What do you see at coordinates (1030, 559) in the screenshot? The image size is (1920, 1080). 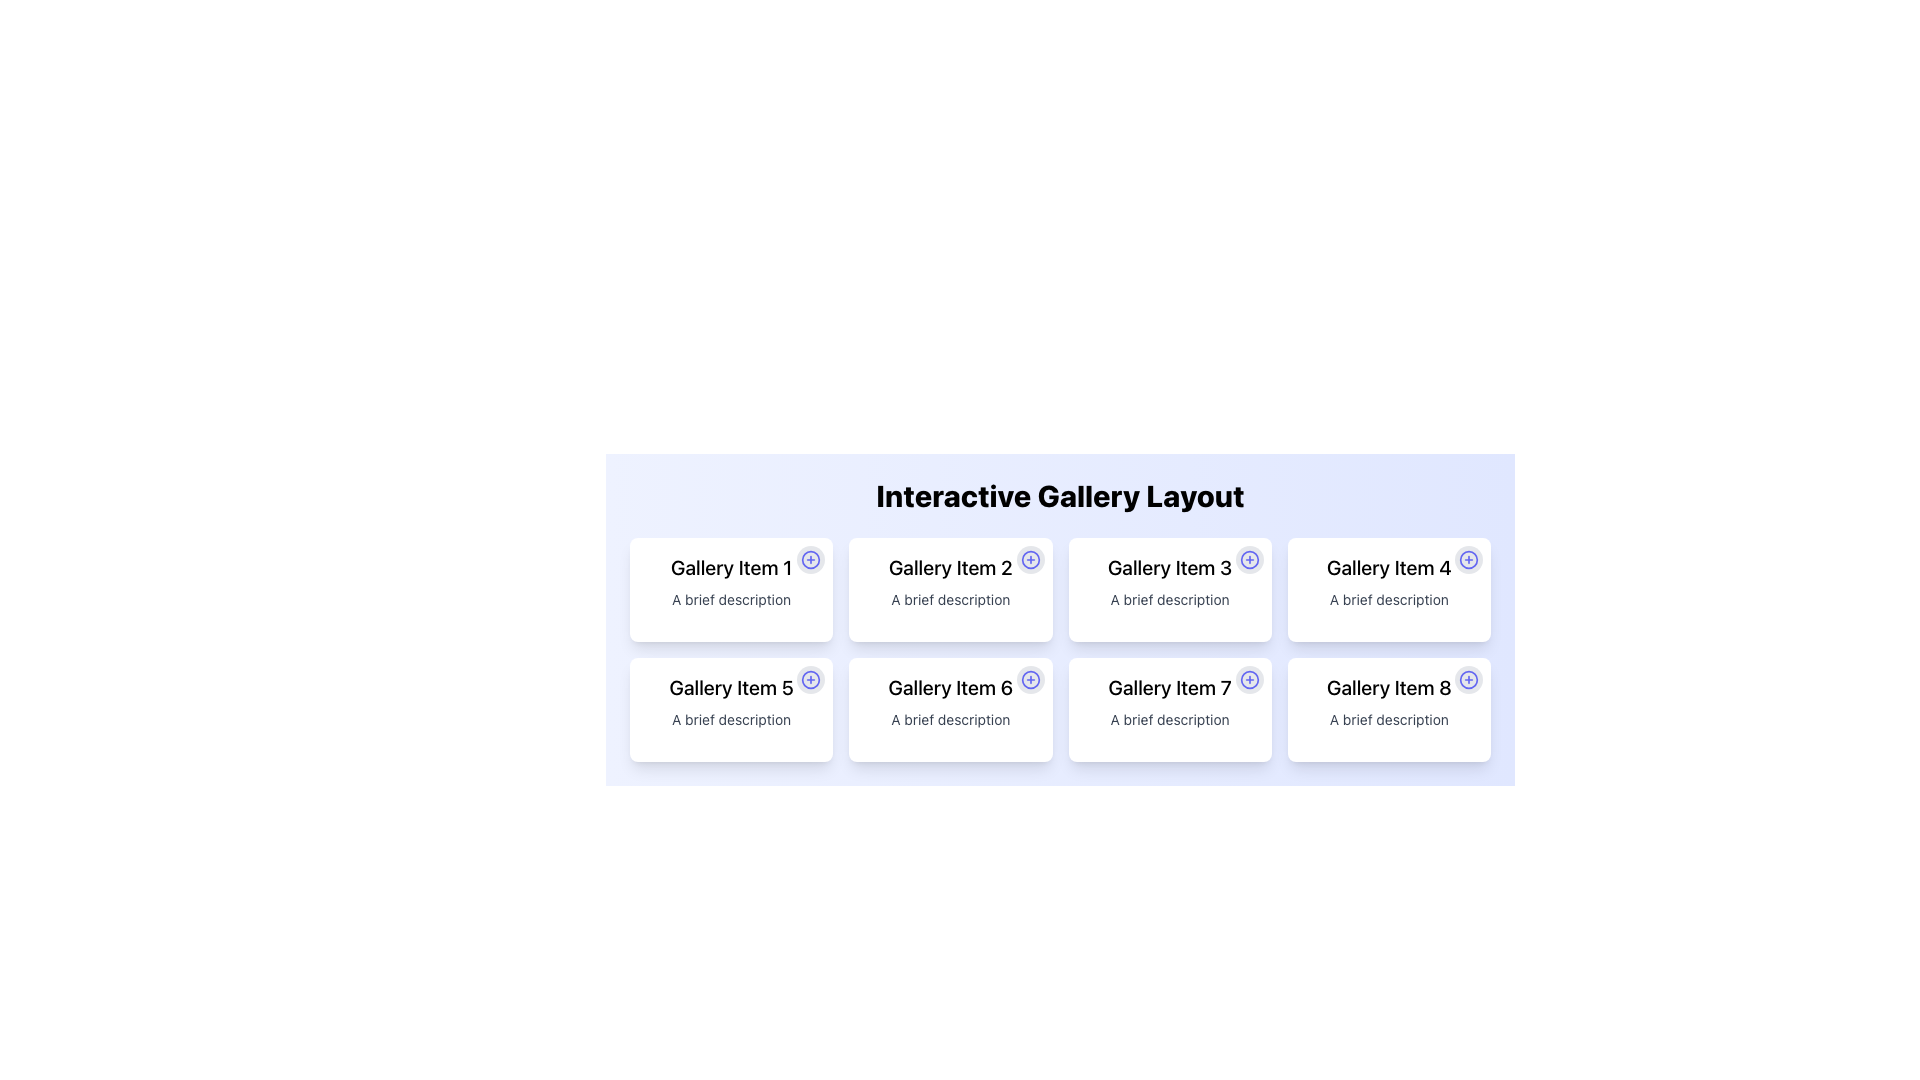 I see `the circular component that represents a plus symbol in the header of the second gallery item, positioned to the right of the text labeled 'Gallery Item 2'` at bounding box center [1030, 559].